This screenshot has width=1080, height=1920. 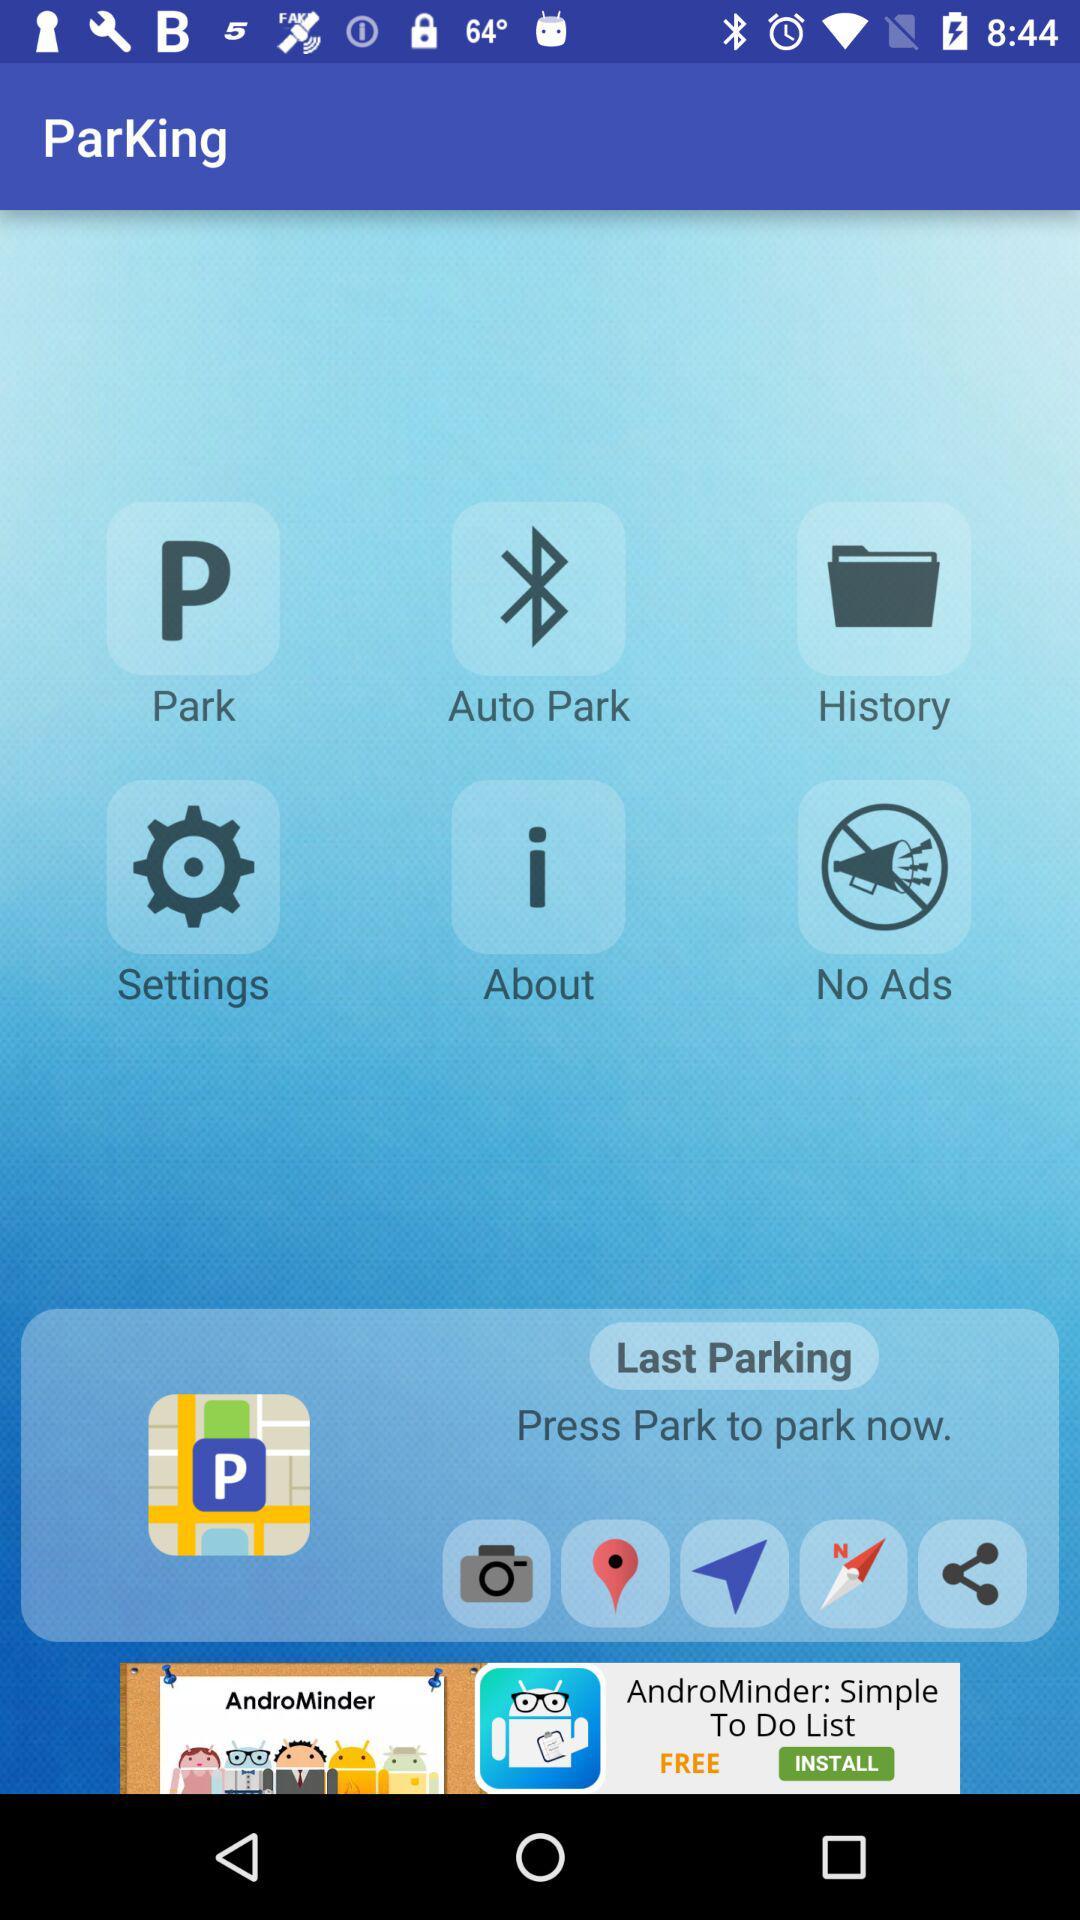 I want to click on automatic parking detection option, so click(x=537, y=587).